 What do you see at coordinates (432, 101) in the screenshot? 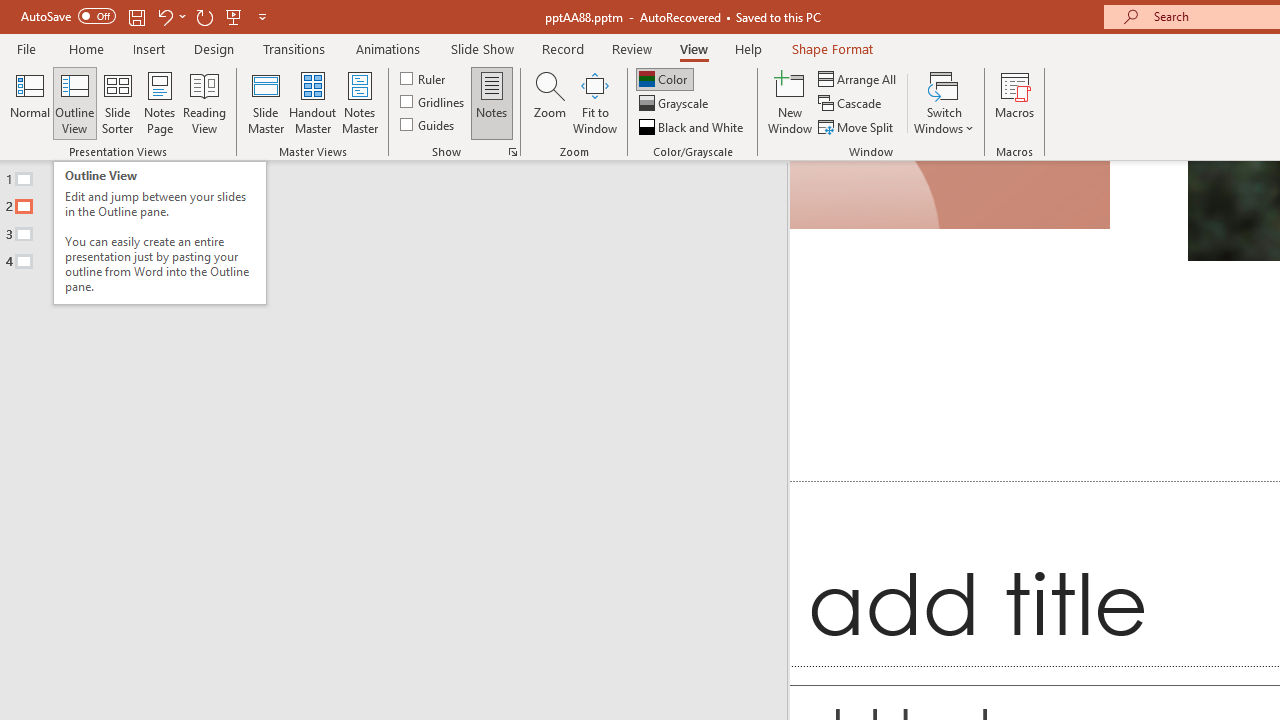
I see `'Gridlines'` at bounding box center [432, 101].